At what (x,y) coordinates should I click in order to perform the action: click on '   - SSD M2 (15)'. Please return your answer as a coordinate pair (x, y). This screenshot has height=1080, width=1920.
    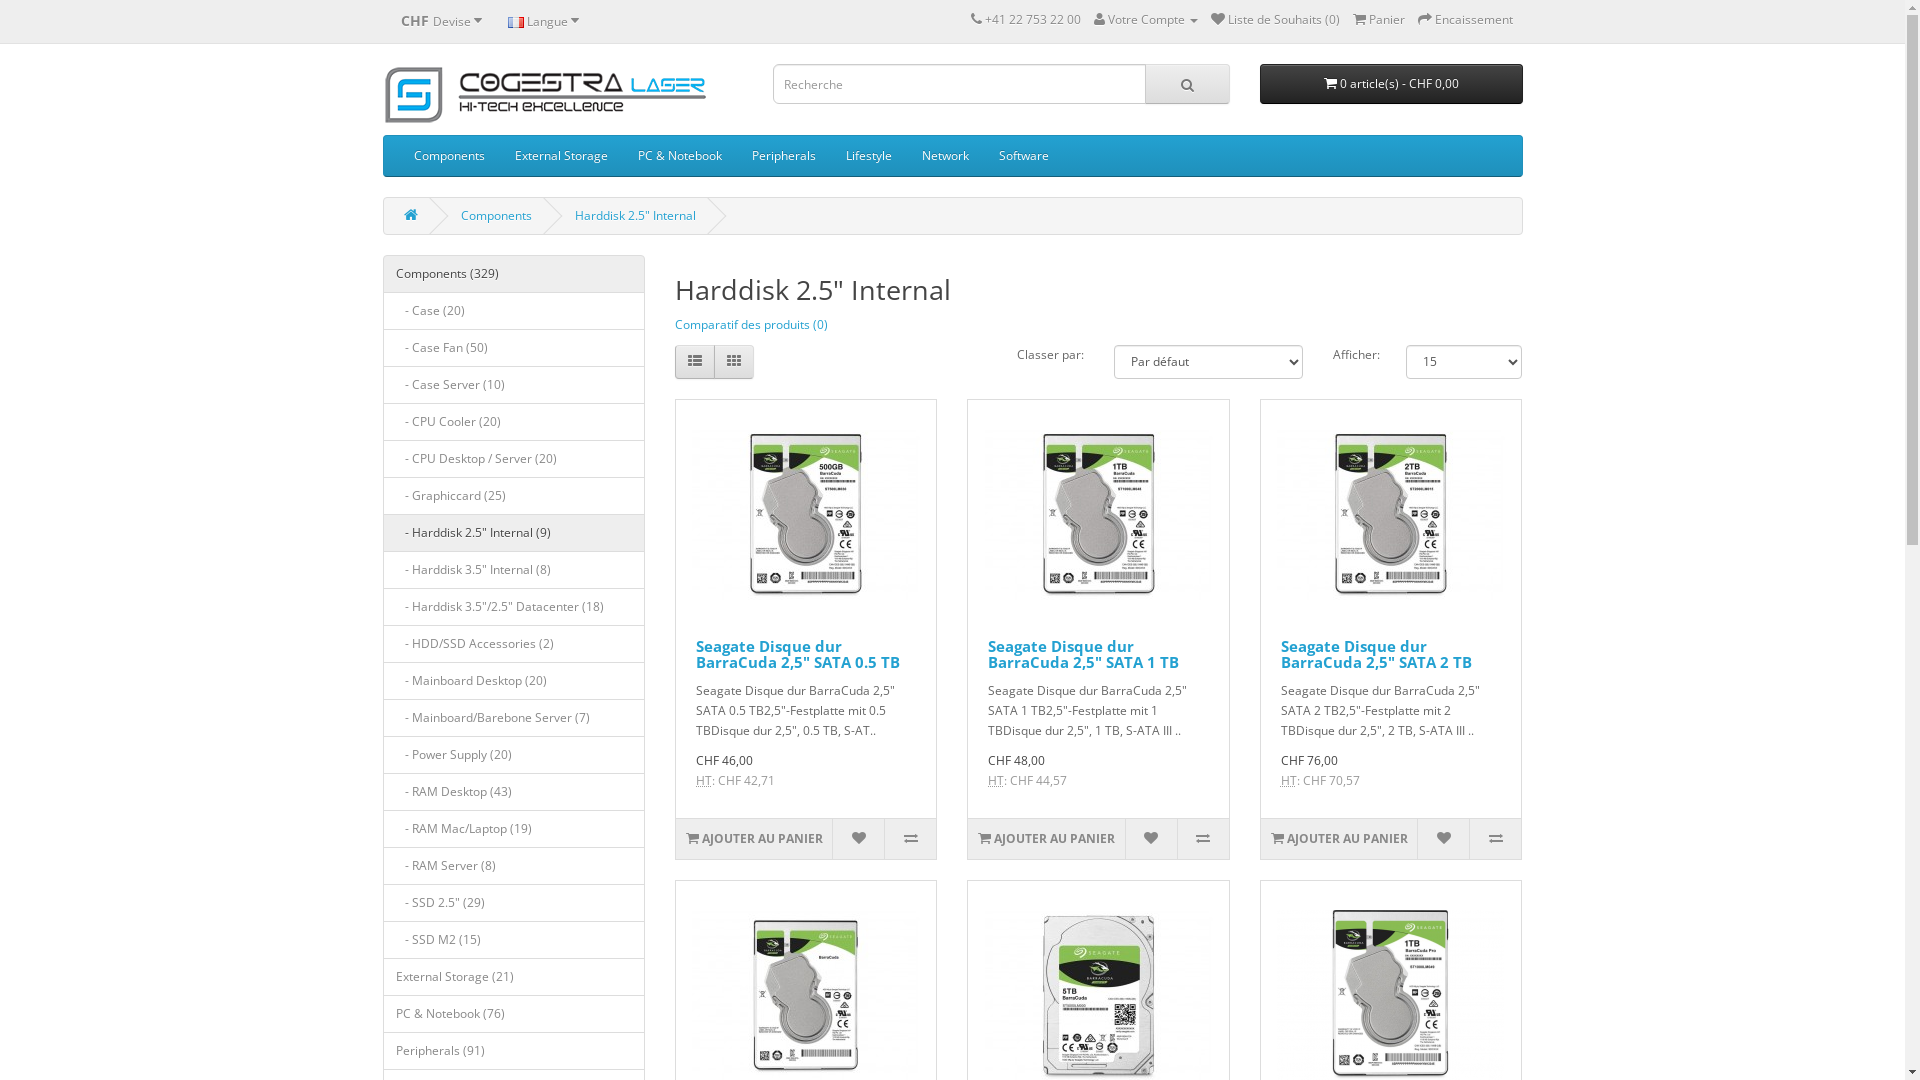
    Looking at the image, I should click on (382, 940).